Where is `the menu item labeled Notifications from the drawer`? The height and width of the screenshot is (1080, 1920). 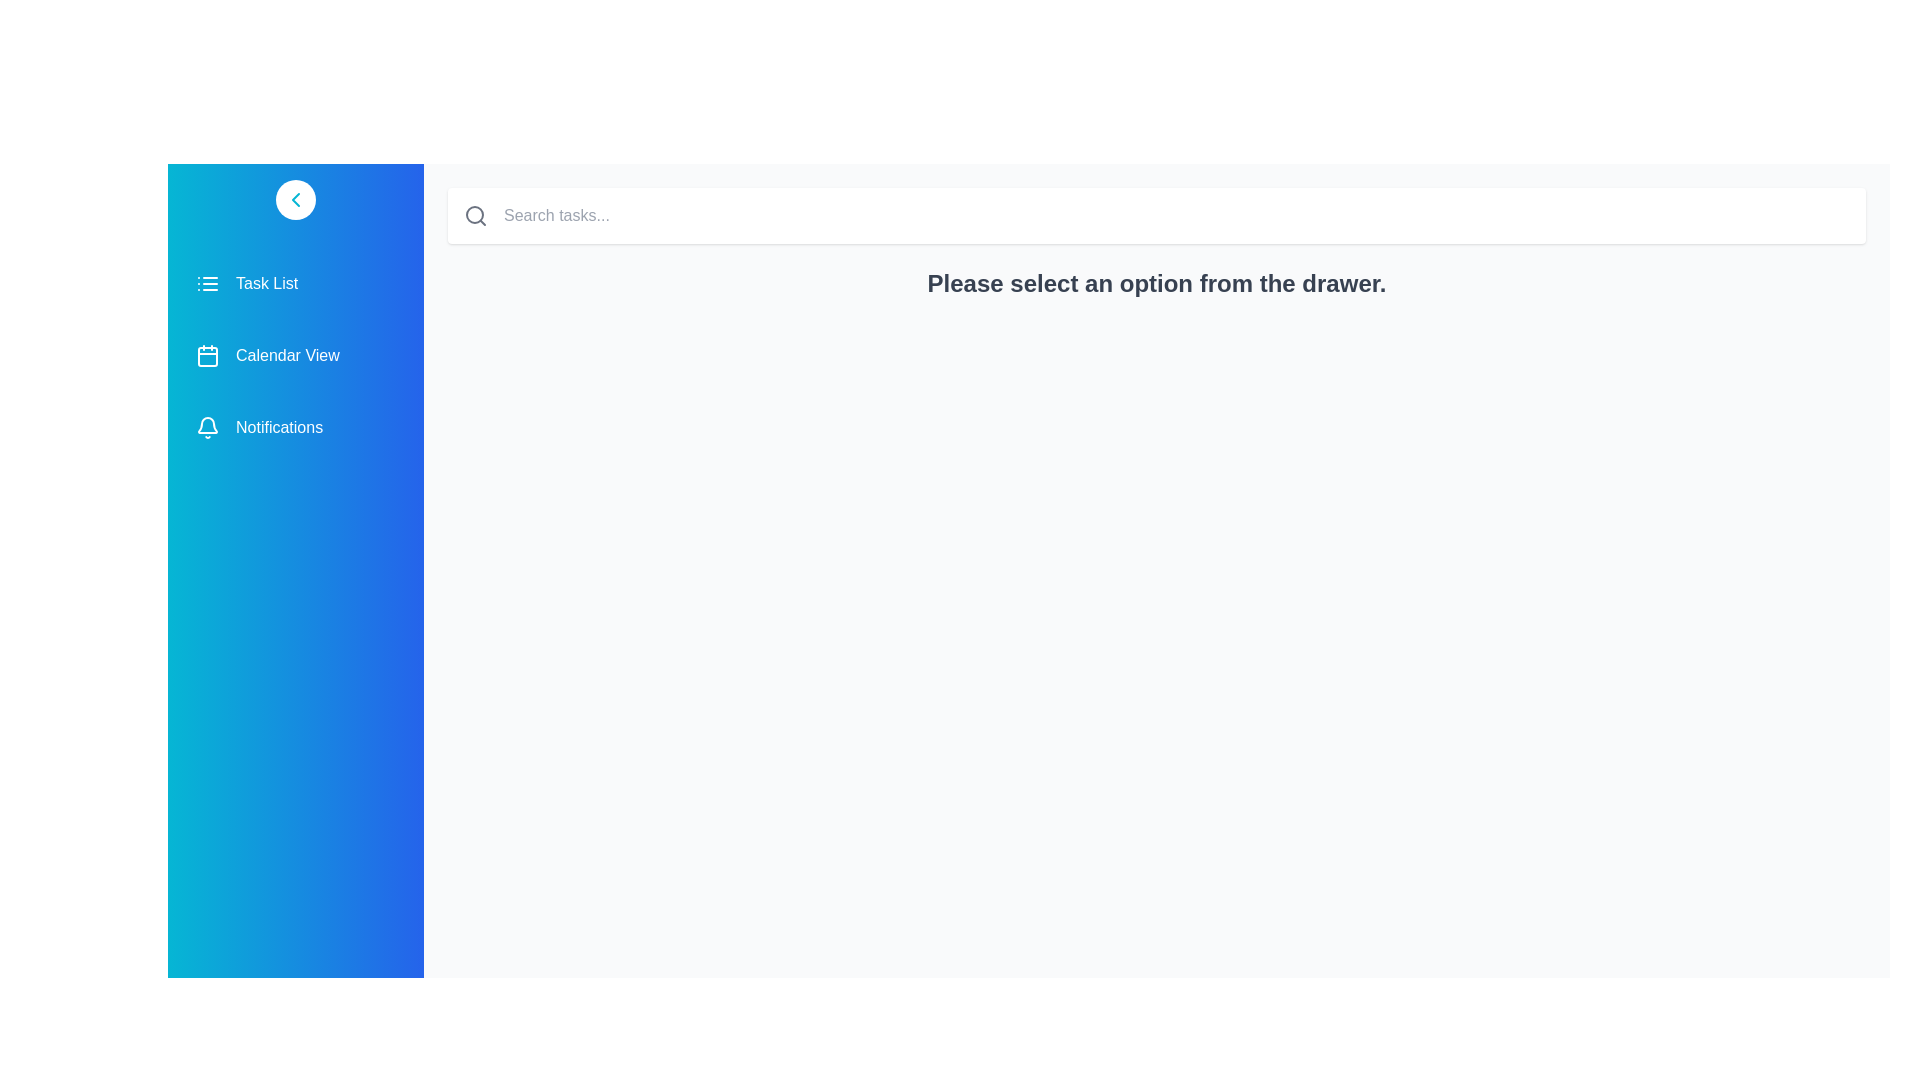 the menu item labeled Notifications from the drawer is located at coordinates (295, 427).